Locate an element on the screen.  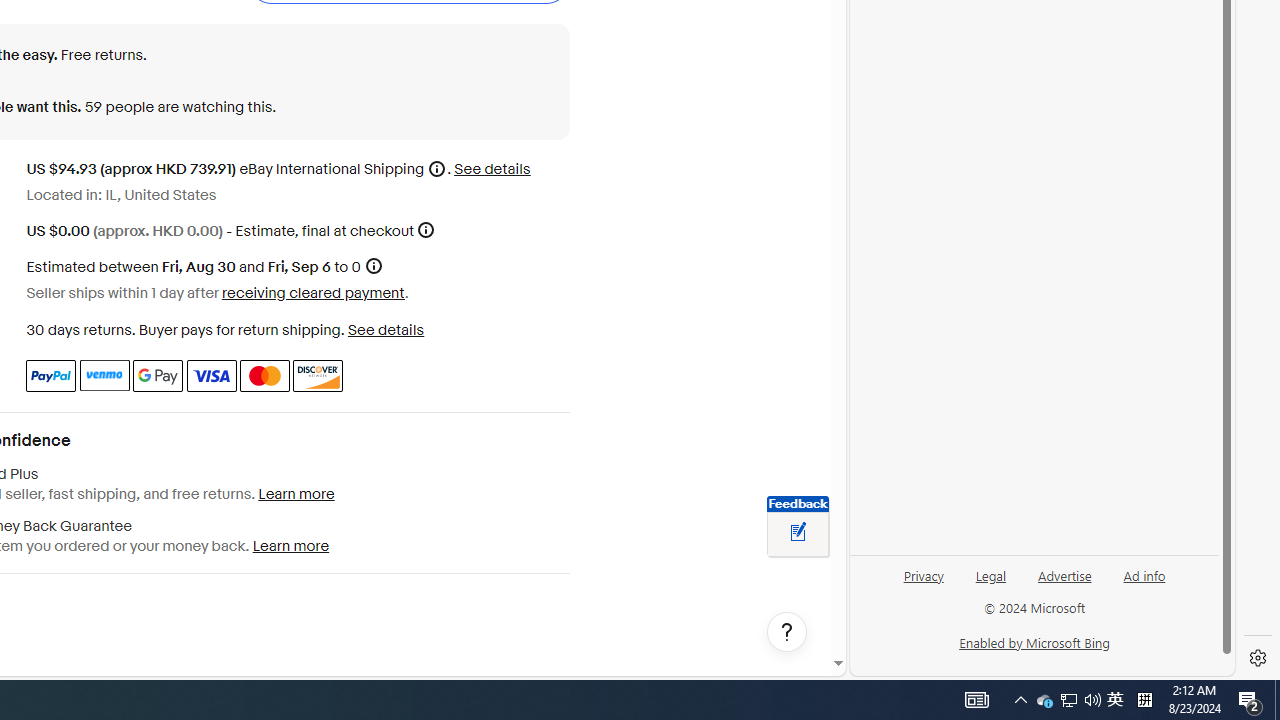
'See details for shipping' is located at coordinates (492, 168).